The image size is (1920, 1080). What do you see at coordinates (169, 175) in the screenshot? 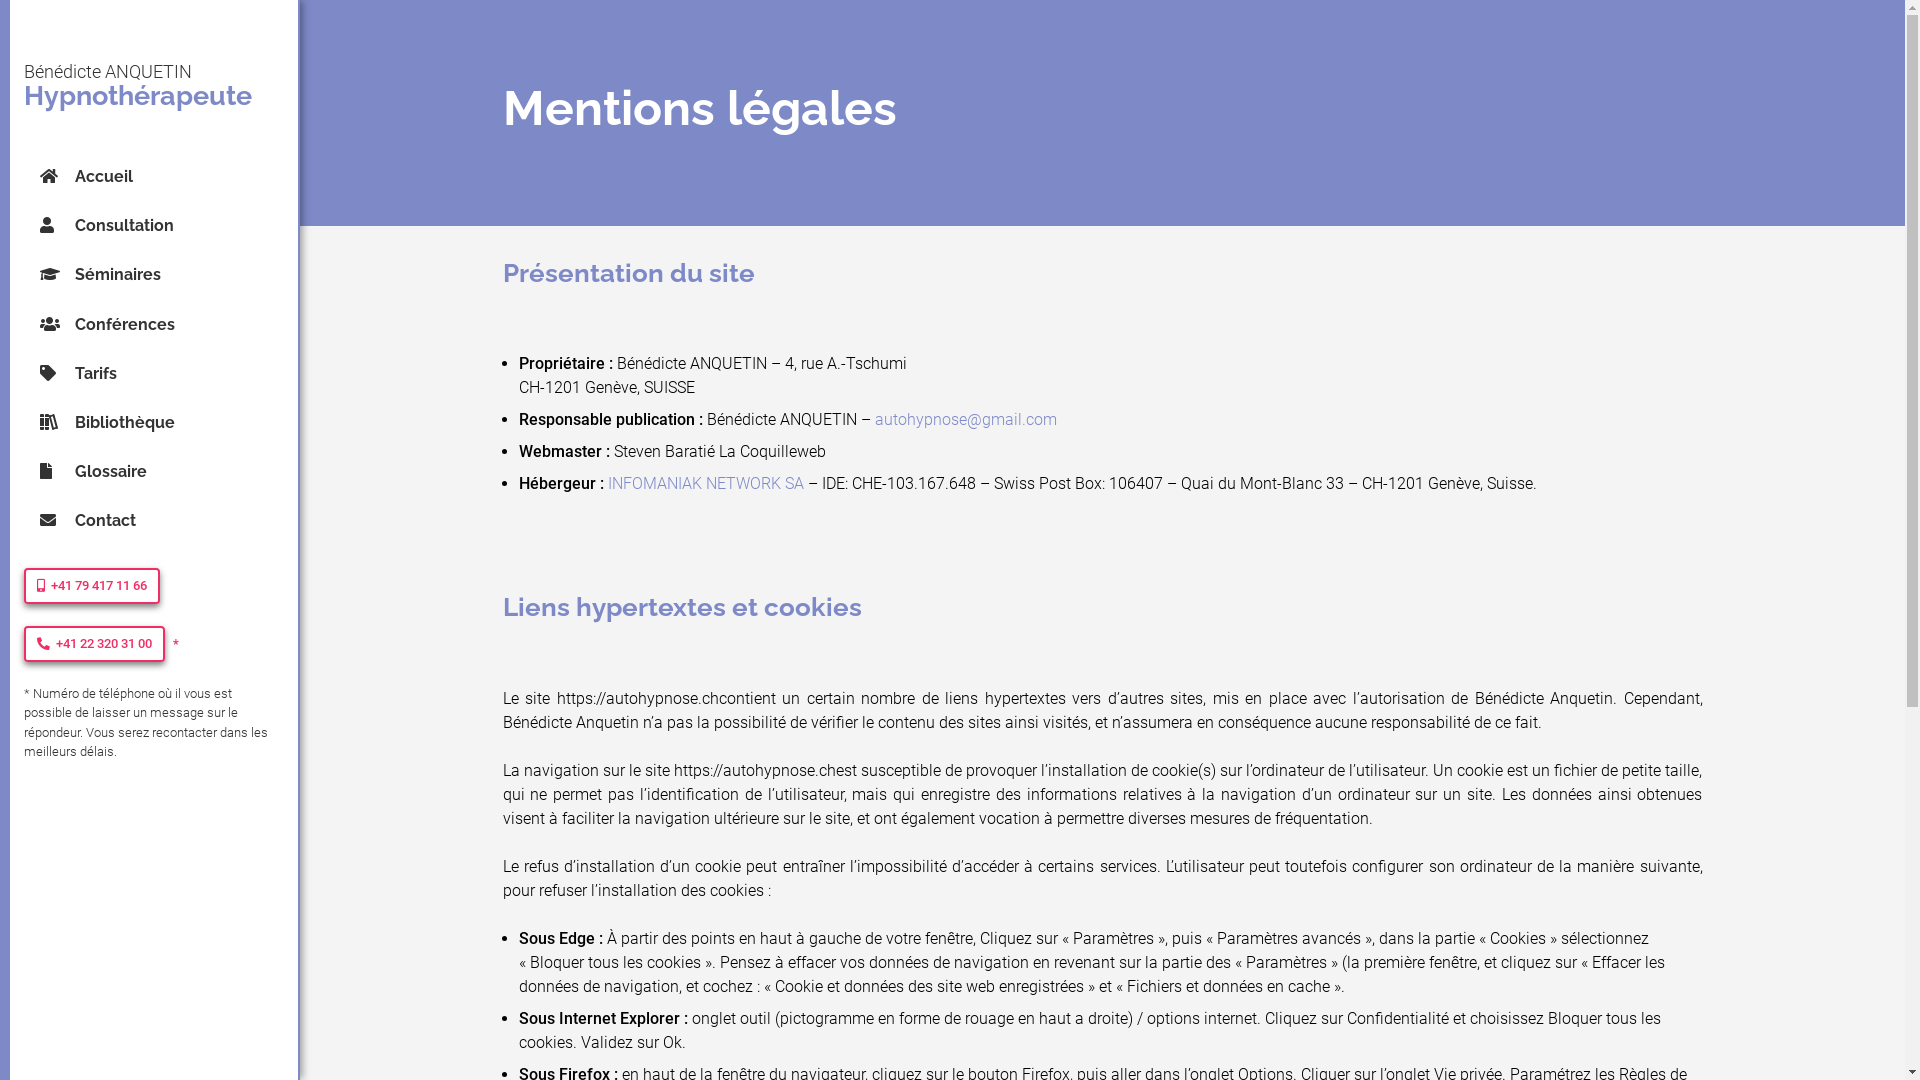
I see `'Accueil'` at bounding box center [169, 175].